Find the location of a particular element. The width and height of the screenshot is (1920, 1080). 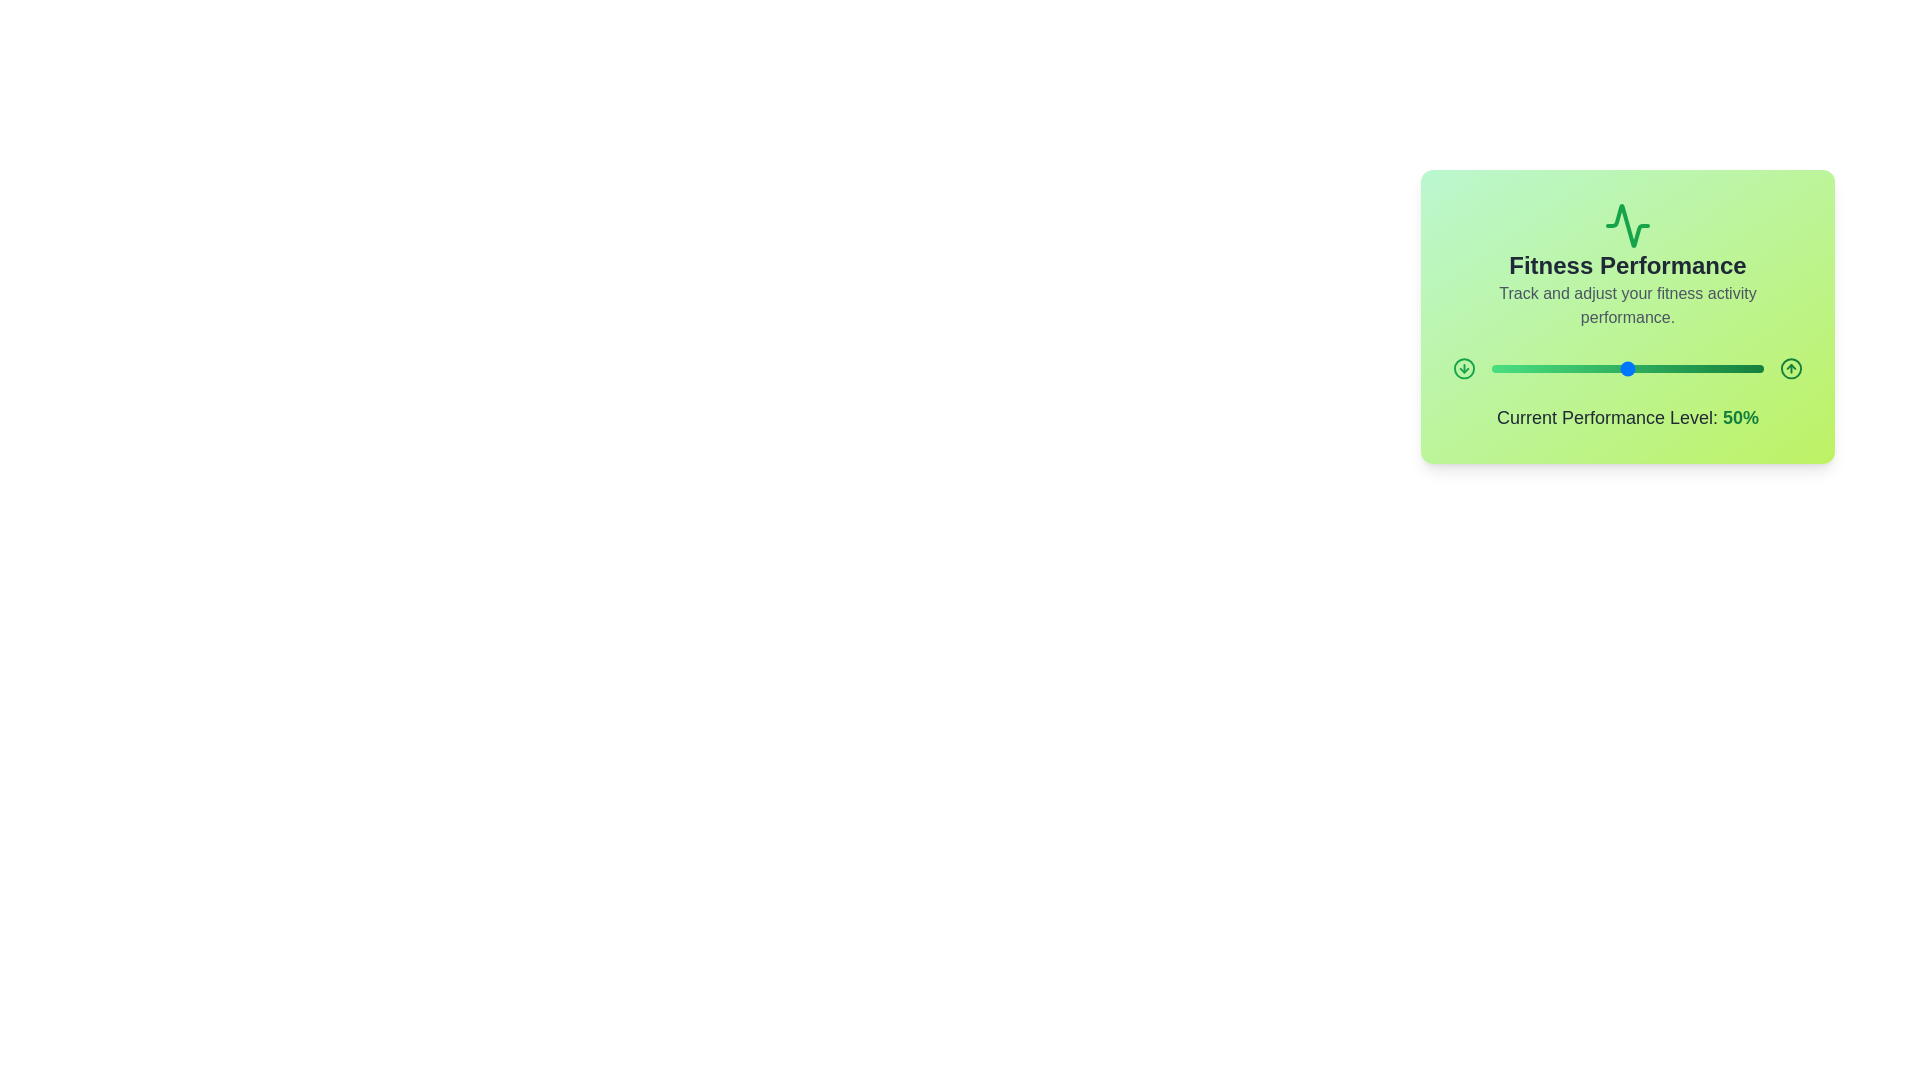

the slider to set the performance level to 87% is located at coordinates (1727, 369).